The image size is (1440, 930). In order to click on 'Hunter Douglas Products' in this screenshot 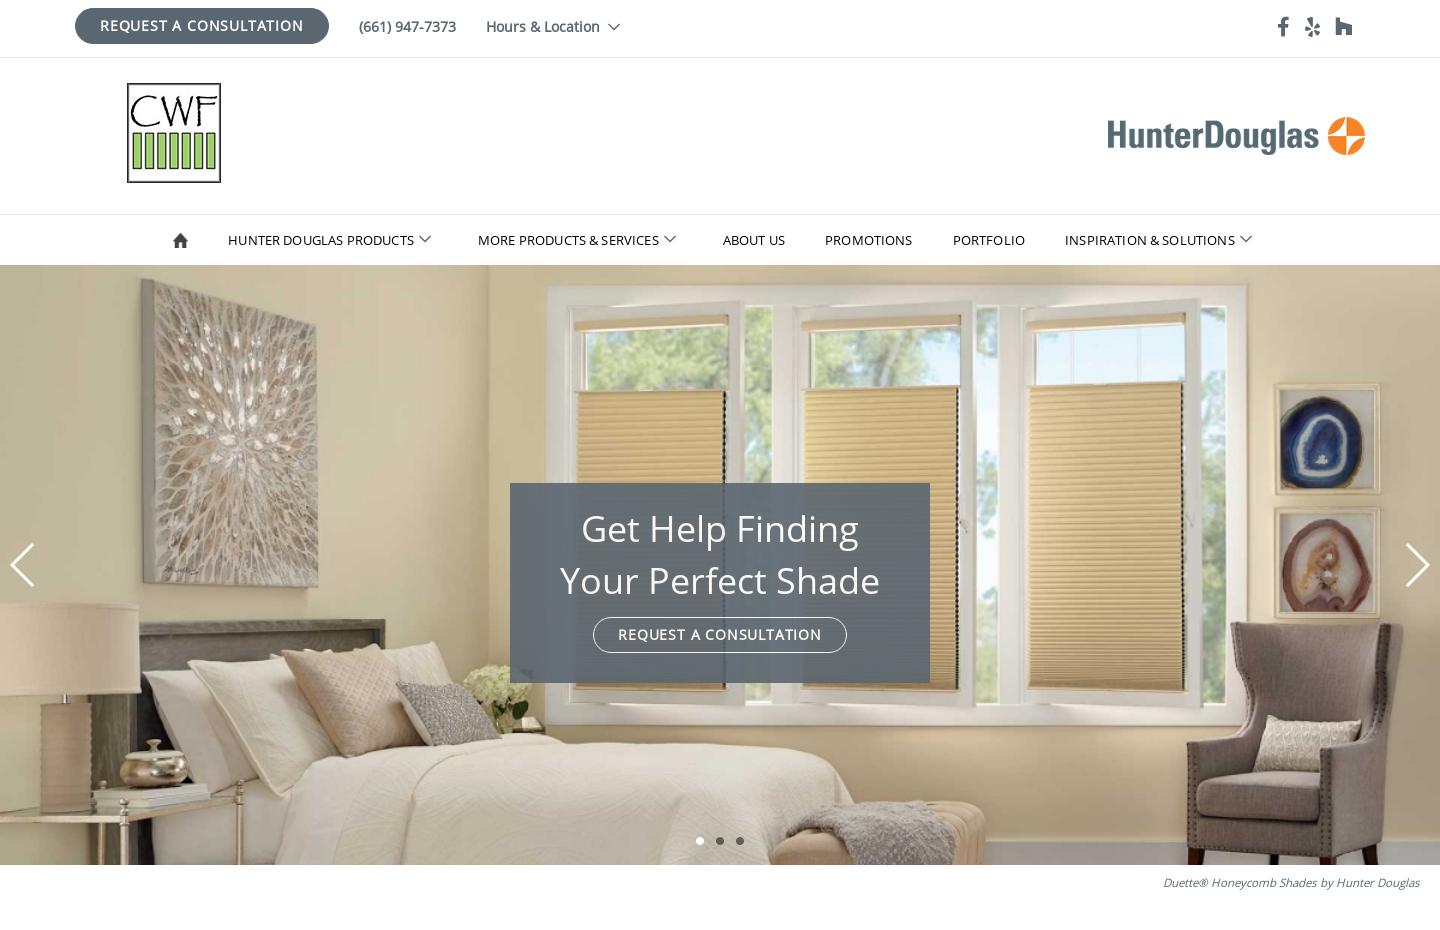, I will do `click(227, 240)`.